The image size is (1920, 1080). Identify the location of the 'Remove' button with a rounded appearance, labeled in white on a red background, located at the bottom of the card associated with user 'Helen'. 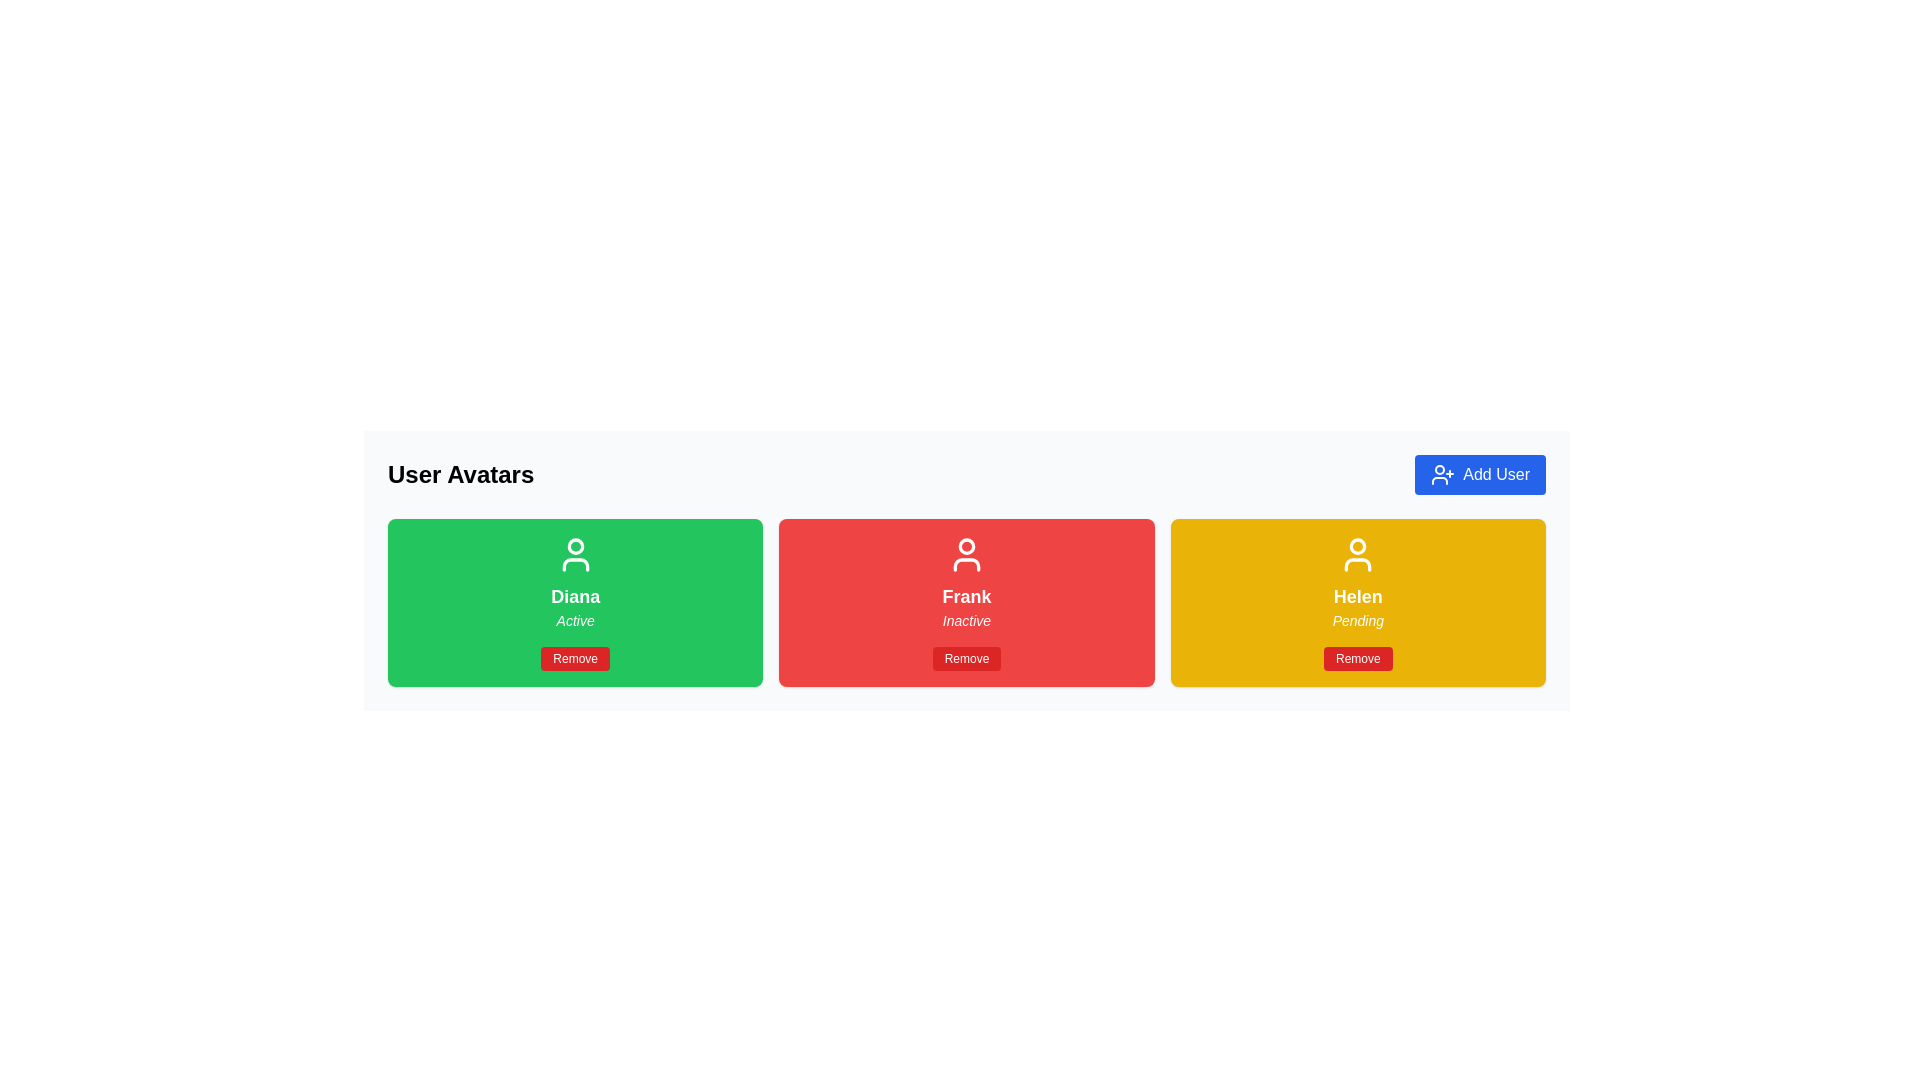
(1358, 659).